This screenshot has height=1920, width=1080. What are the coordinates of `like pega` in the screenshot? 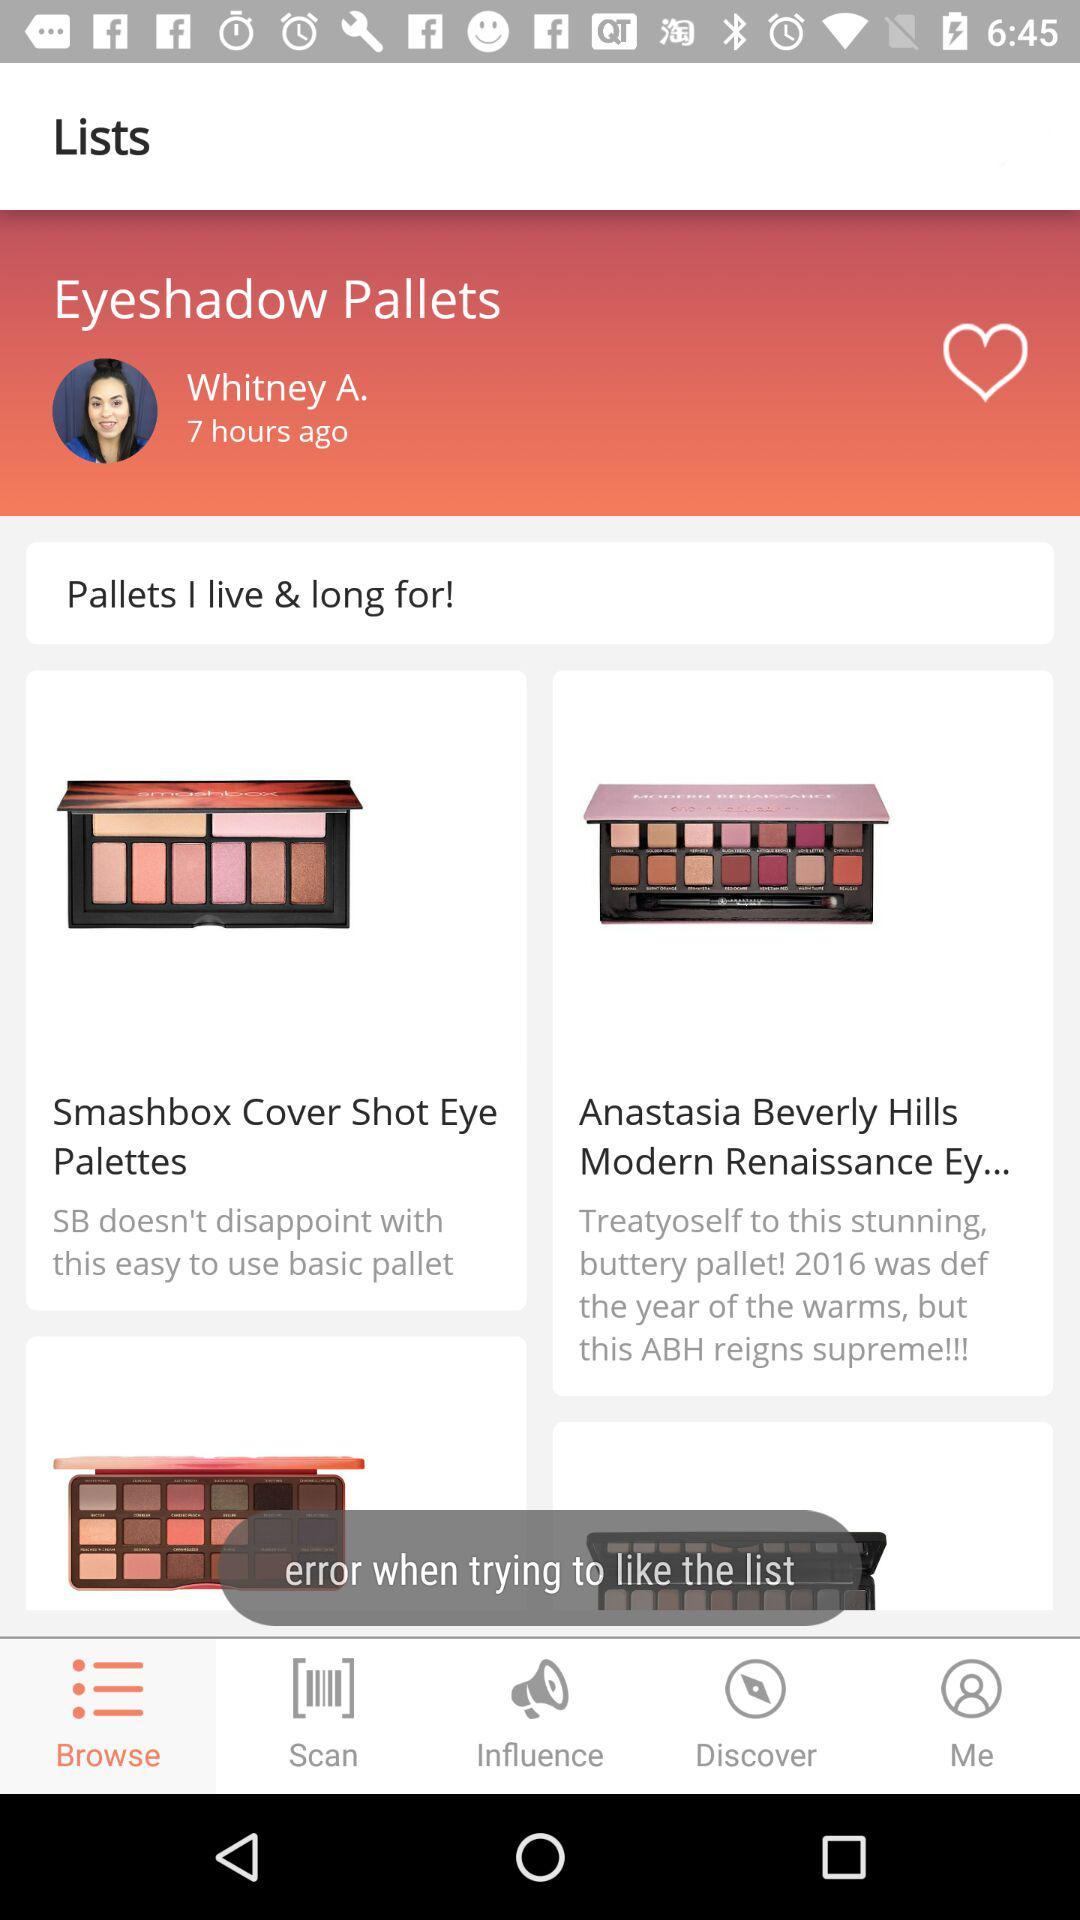 It's located at (984, 363).